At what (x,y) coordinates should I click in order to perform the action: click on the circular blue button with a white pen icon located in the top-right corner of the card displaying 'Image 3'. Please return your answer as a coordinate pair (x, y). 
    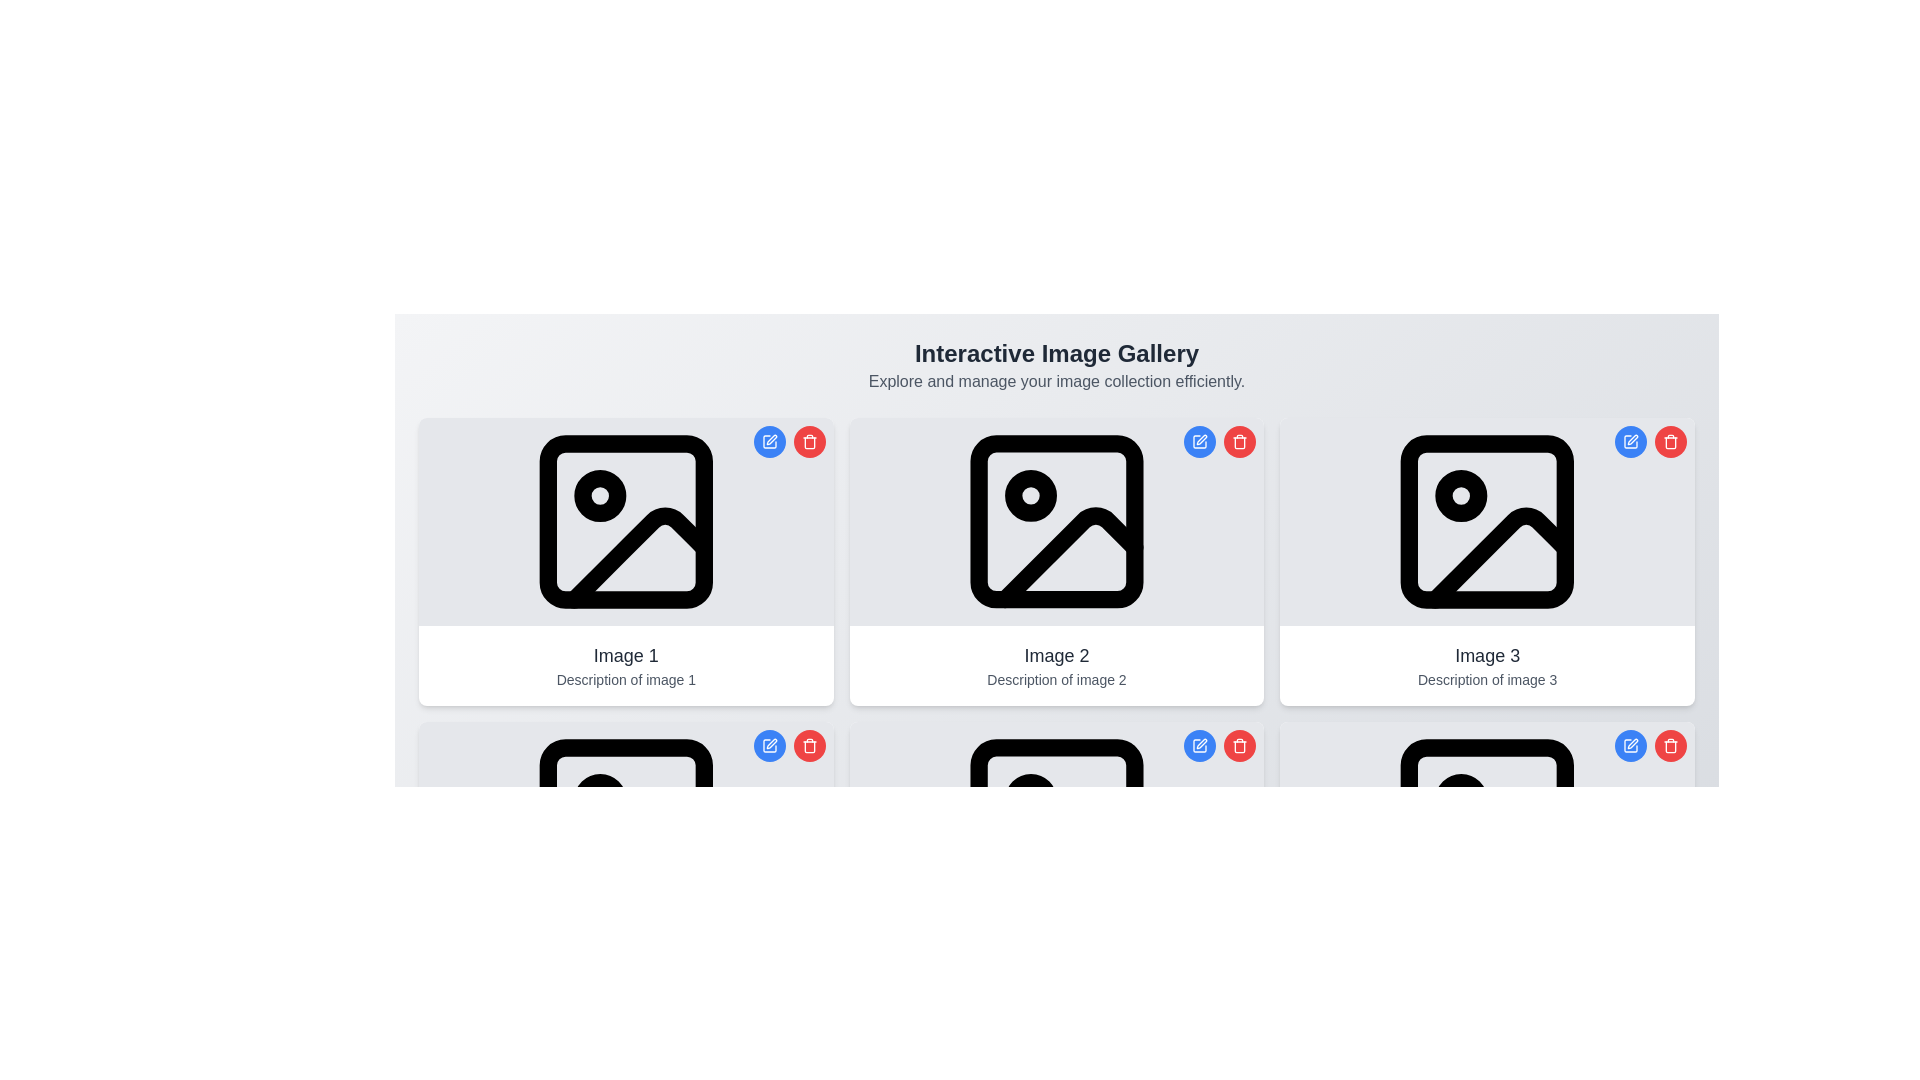
    Looking at the image, I should click on (1631, 745).